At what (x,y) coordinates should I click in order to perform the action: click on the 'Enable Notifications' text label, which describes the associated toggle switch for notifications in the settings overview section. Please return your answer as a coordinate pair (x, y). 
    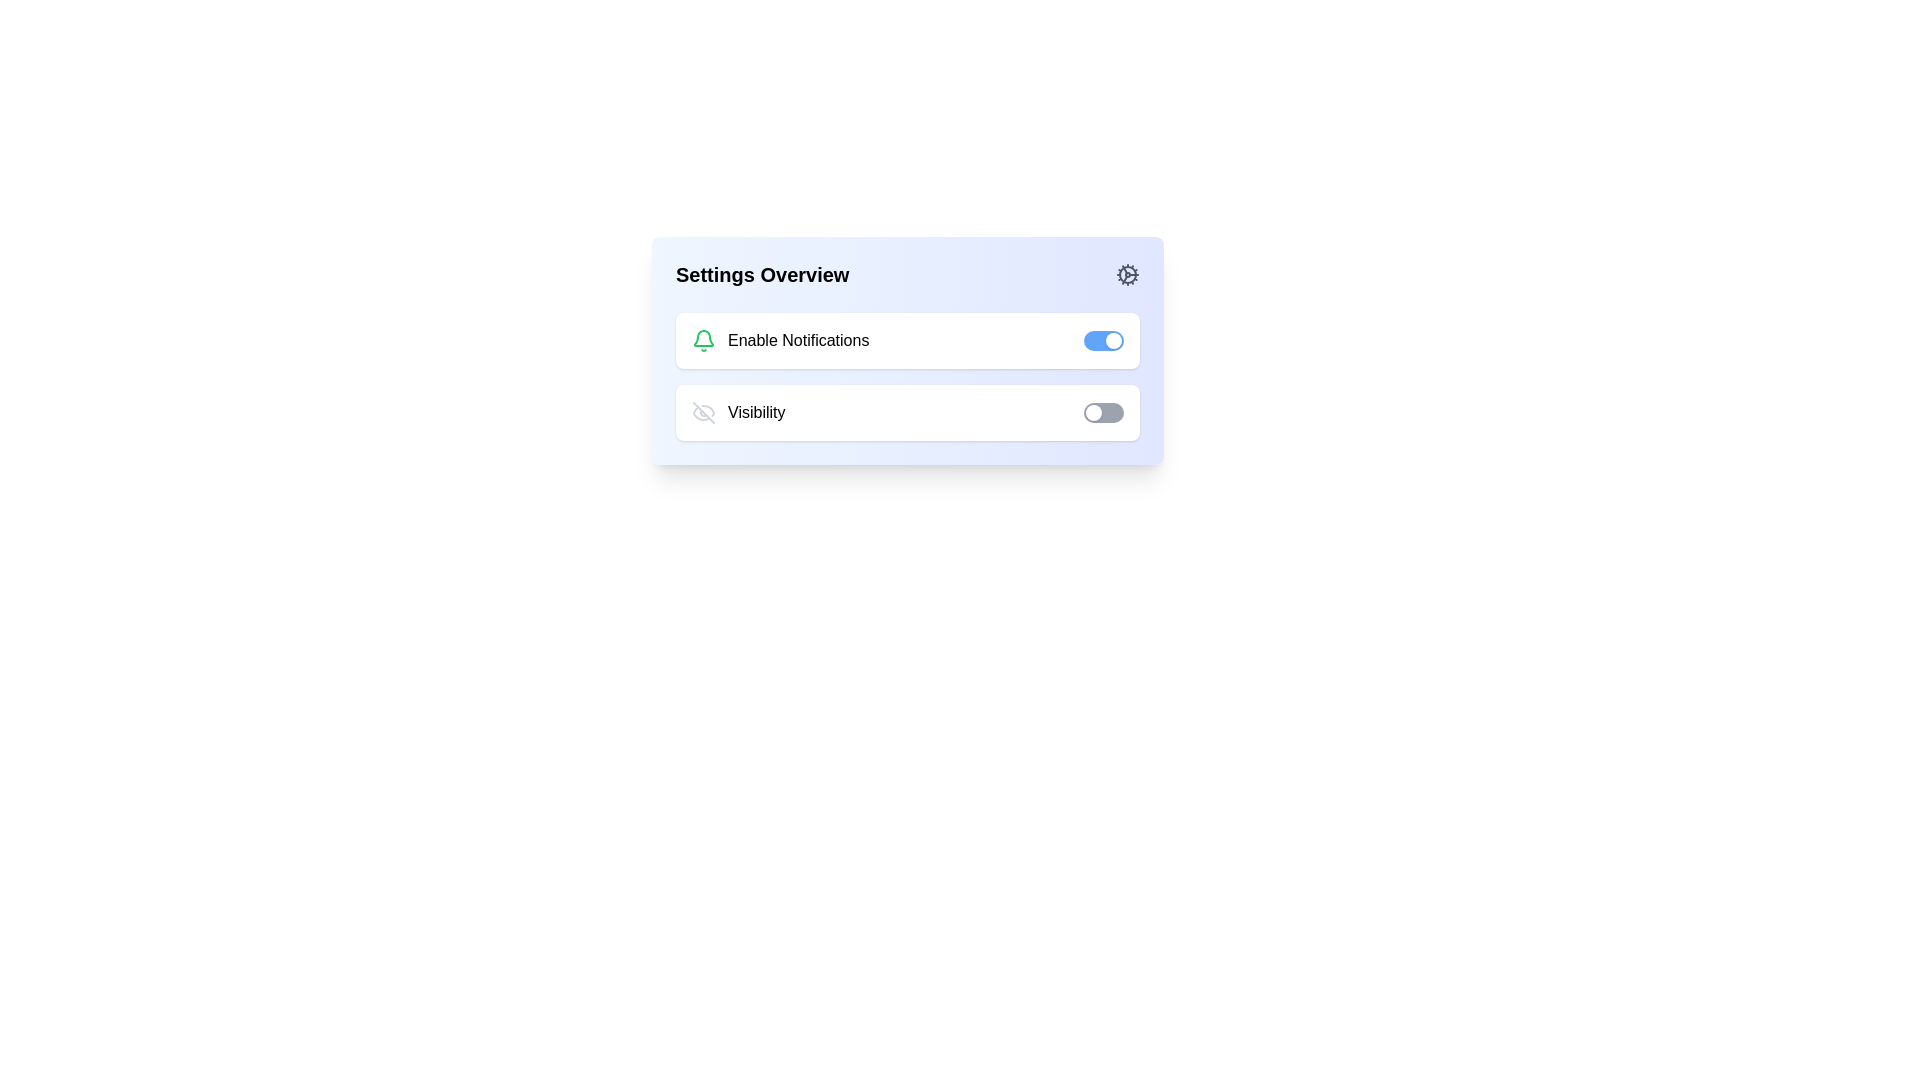
    Looking at the image, I should click on (797, 339).